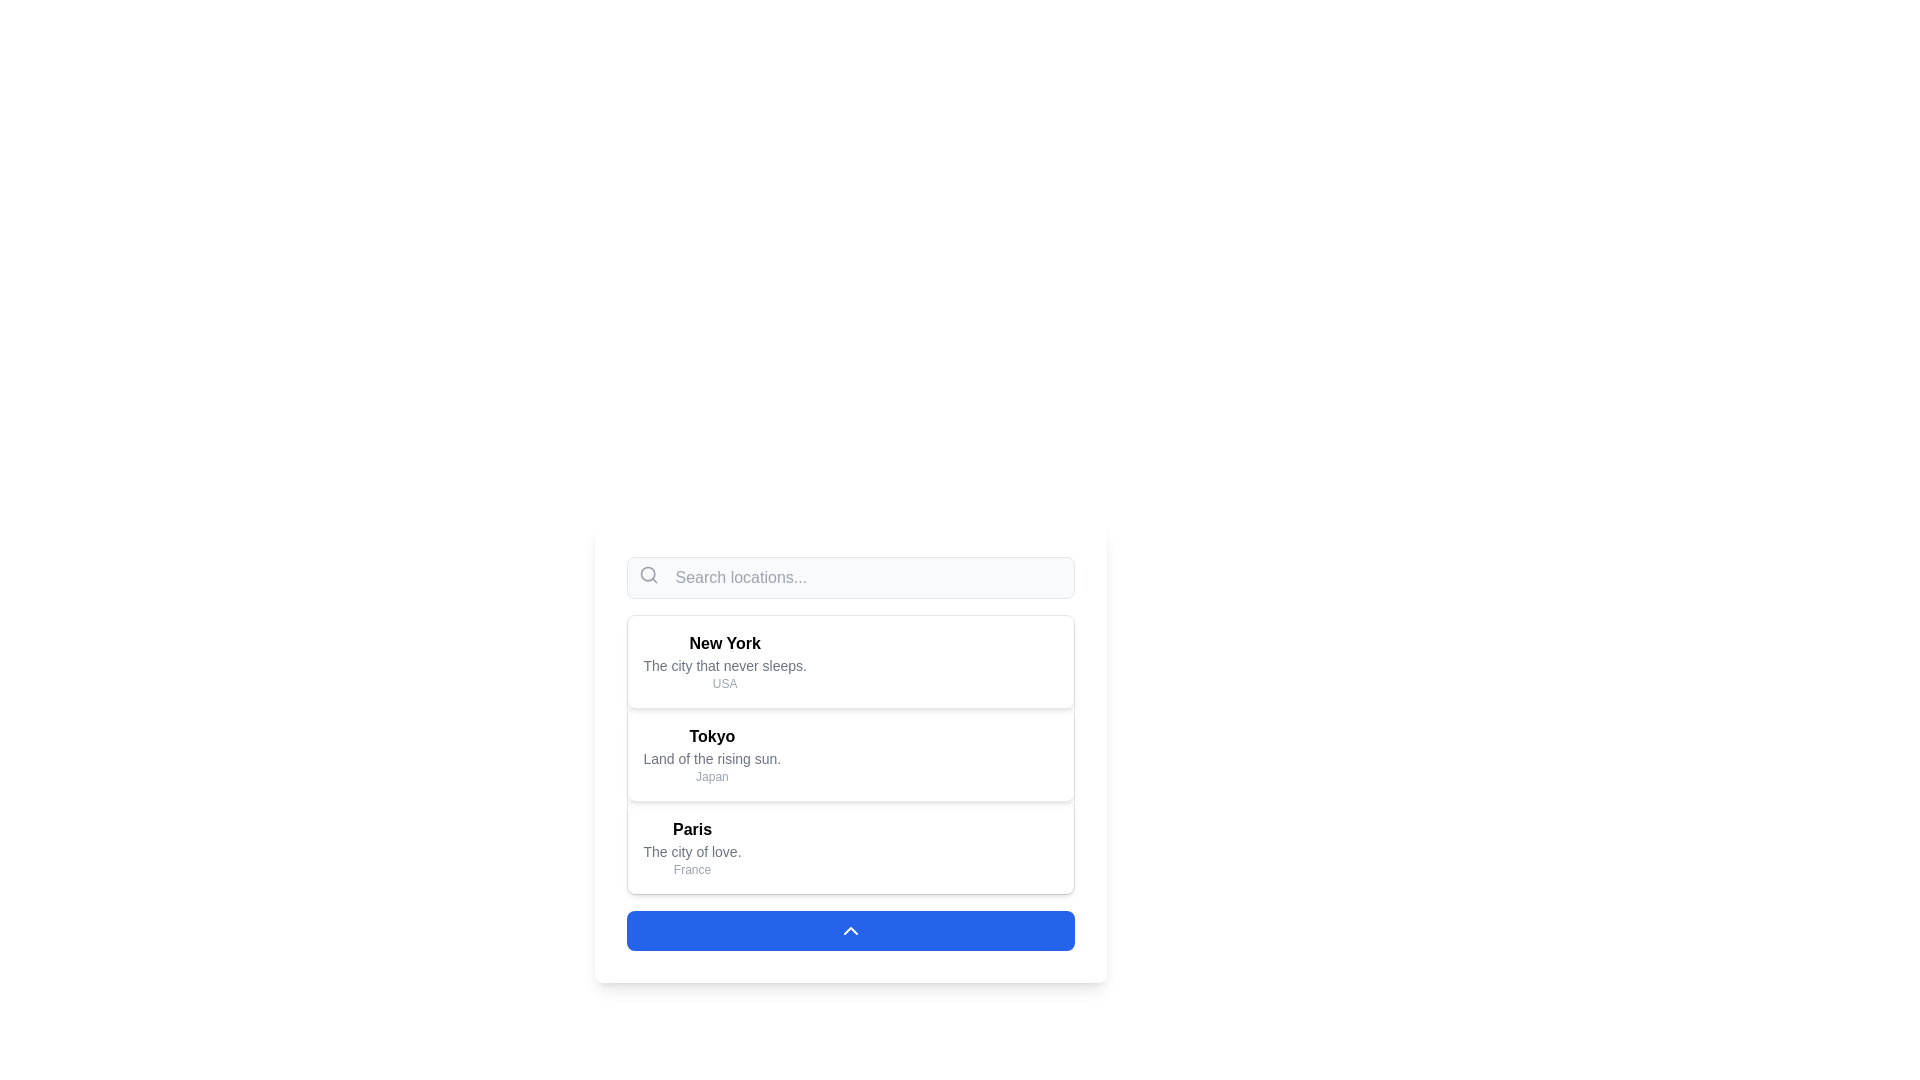 This screenshot has height=1080, width=1920. I want to click on the magnifying glass-shaped search icon, which is styled with a gray stroke and positioned to the left of the input field in the search bar, so click(648, 574).